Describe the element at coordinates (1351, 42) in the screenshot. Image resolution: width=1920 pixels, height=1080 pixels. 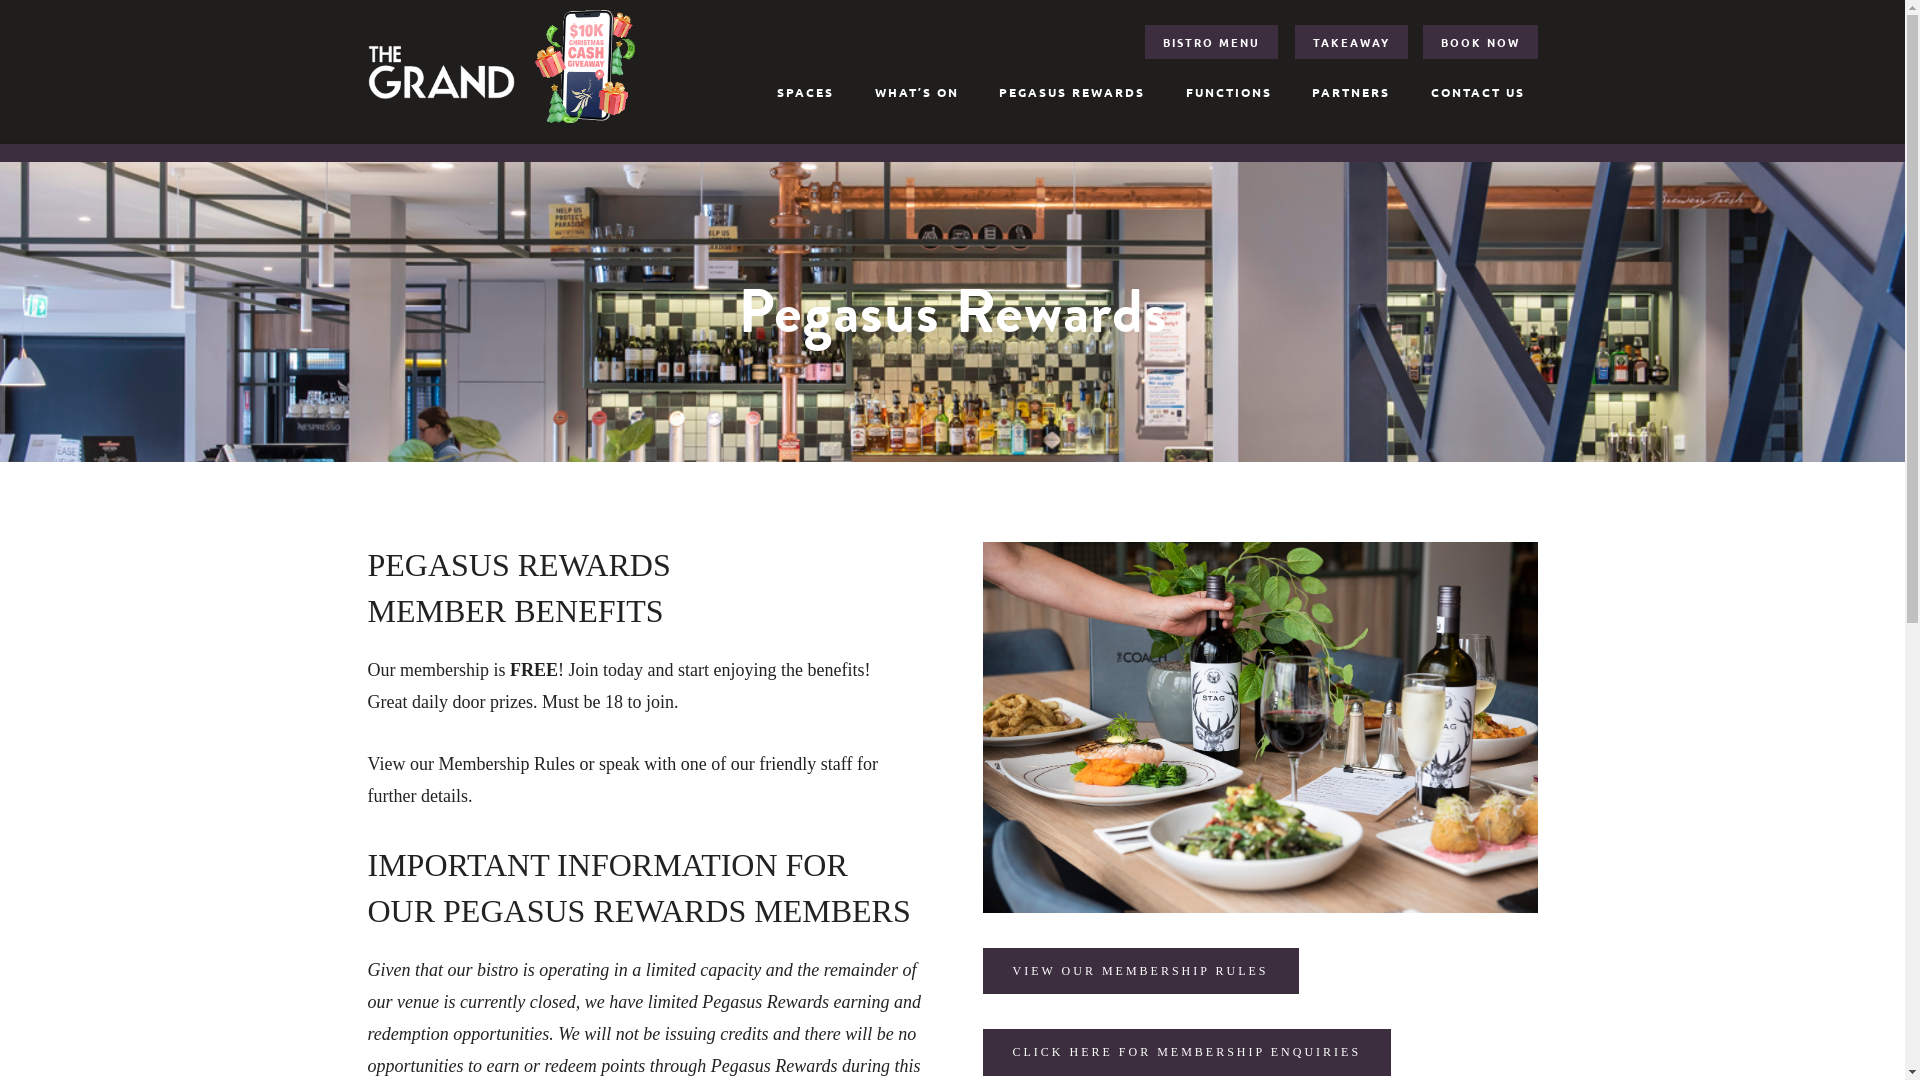
I see `'TAKEAWAY'` at that location.